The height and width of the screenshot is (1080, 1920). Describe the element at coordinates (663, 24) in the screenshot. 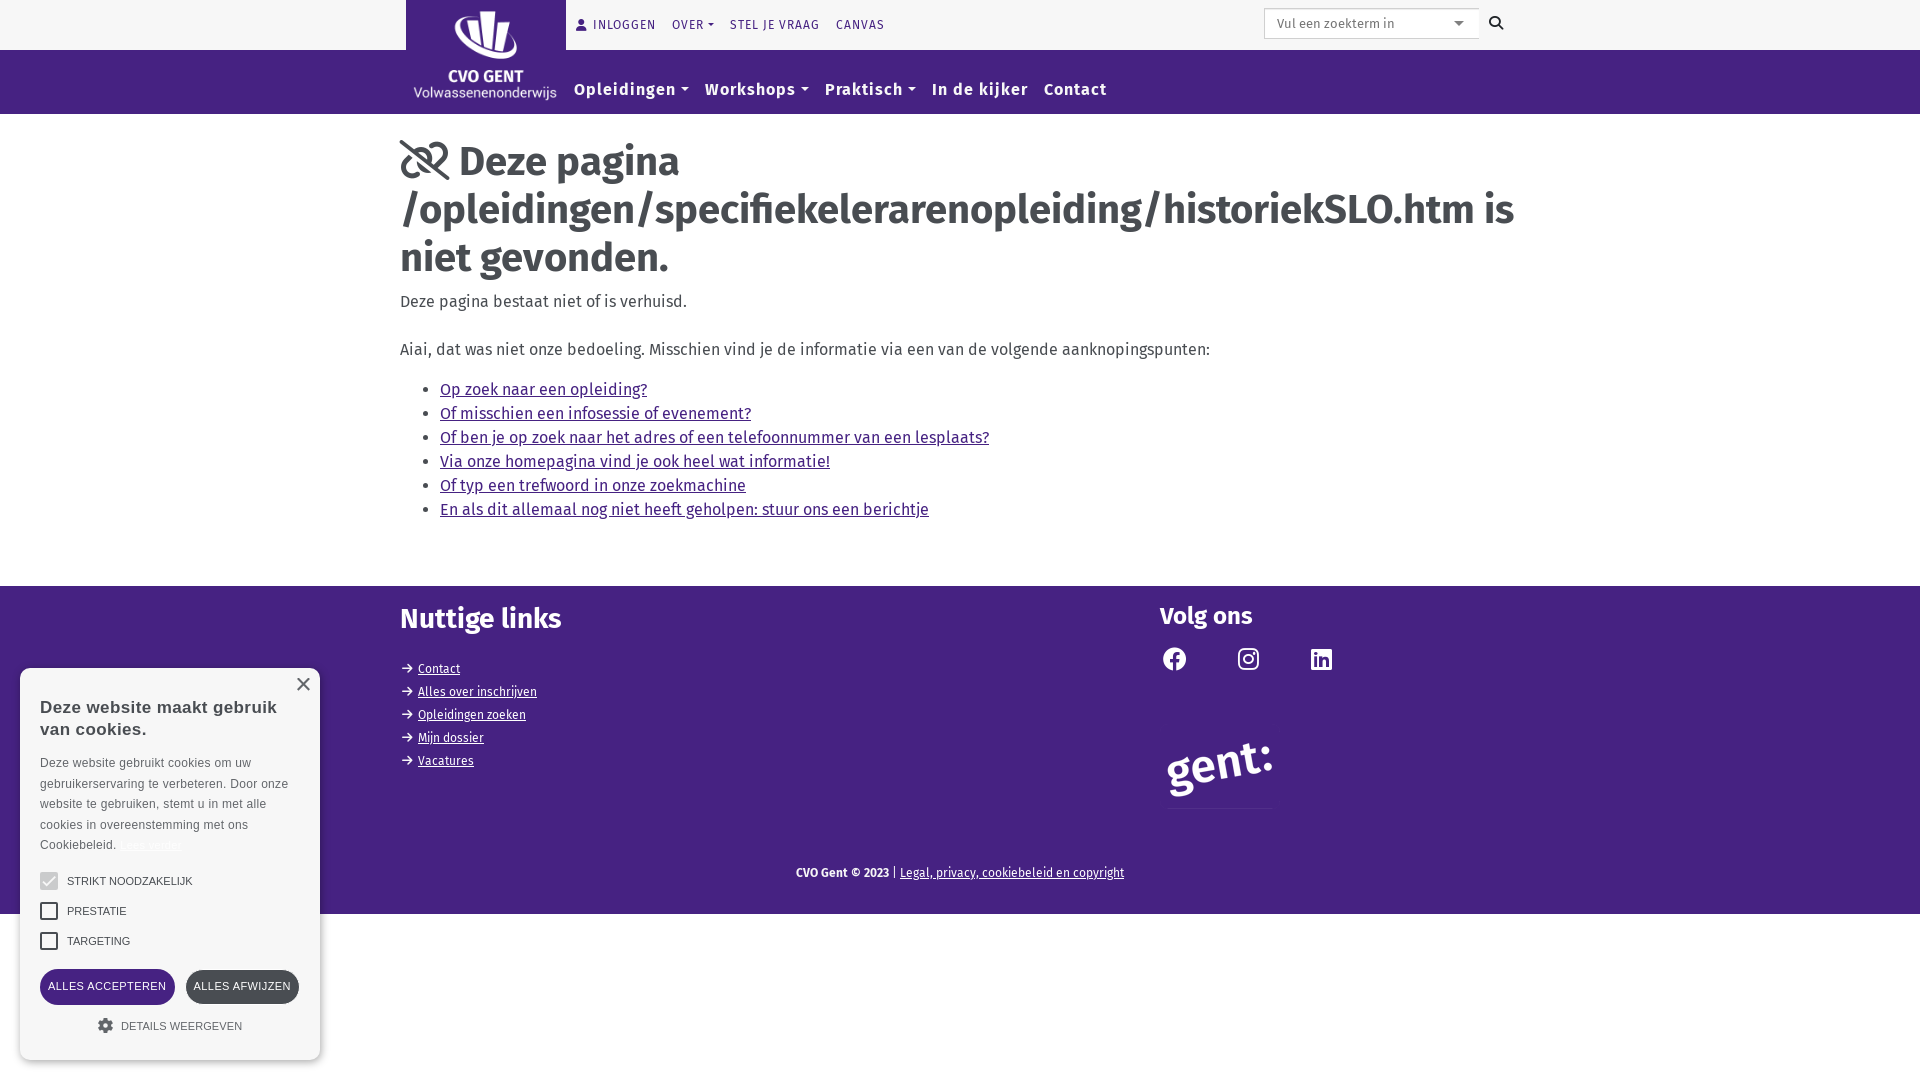

I see `'OVER'` at that location.